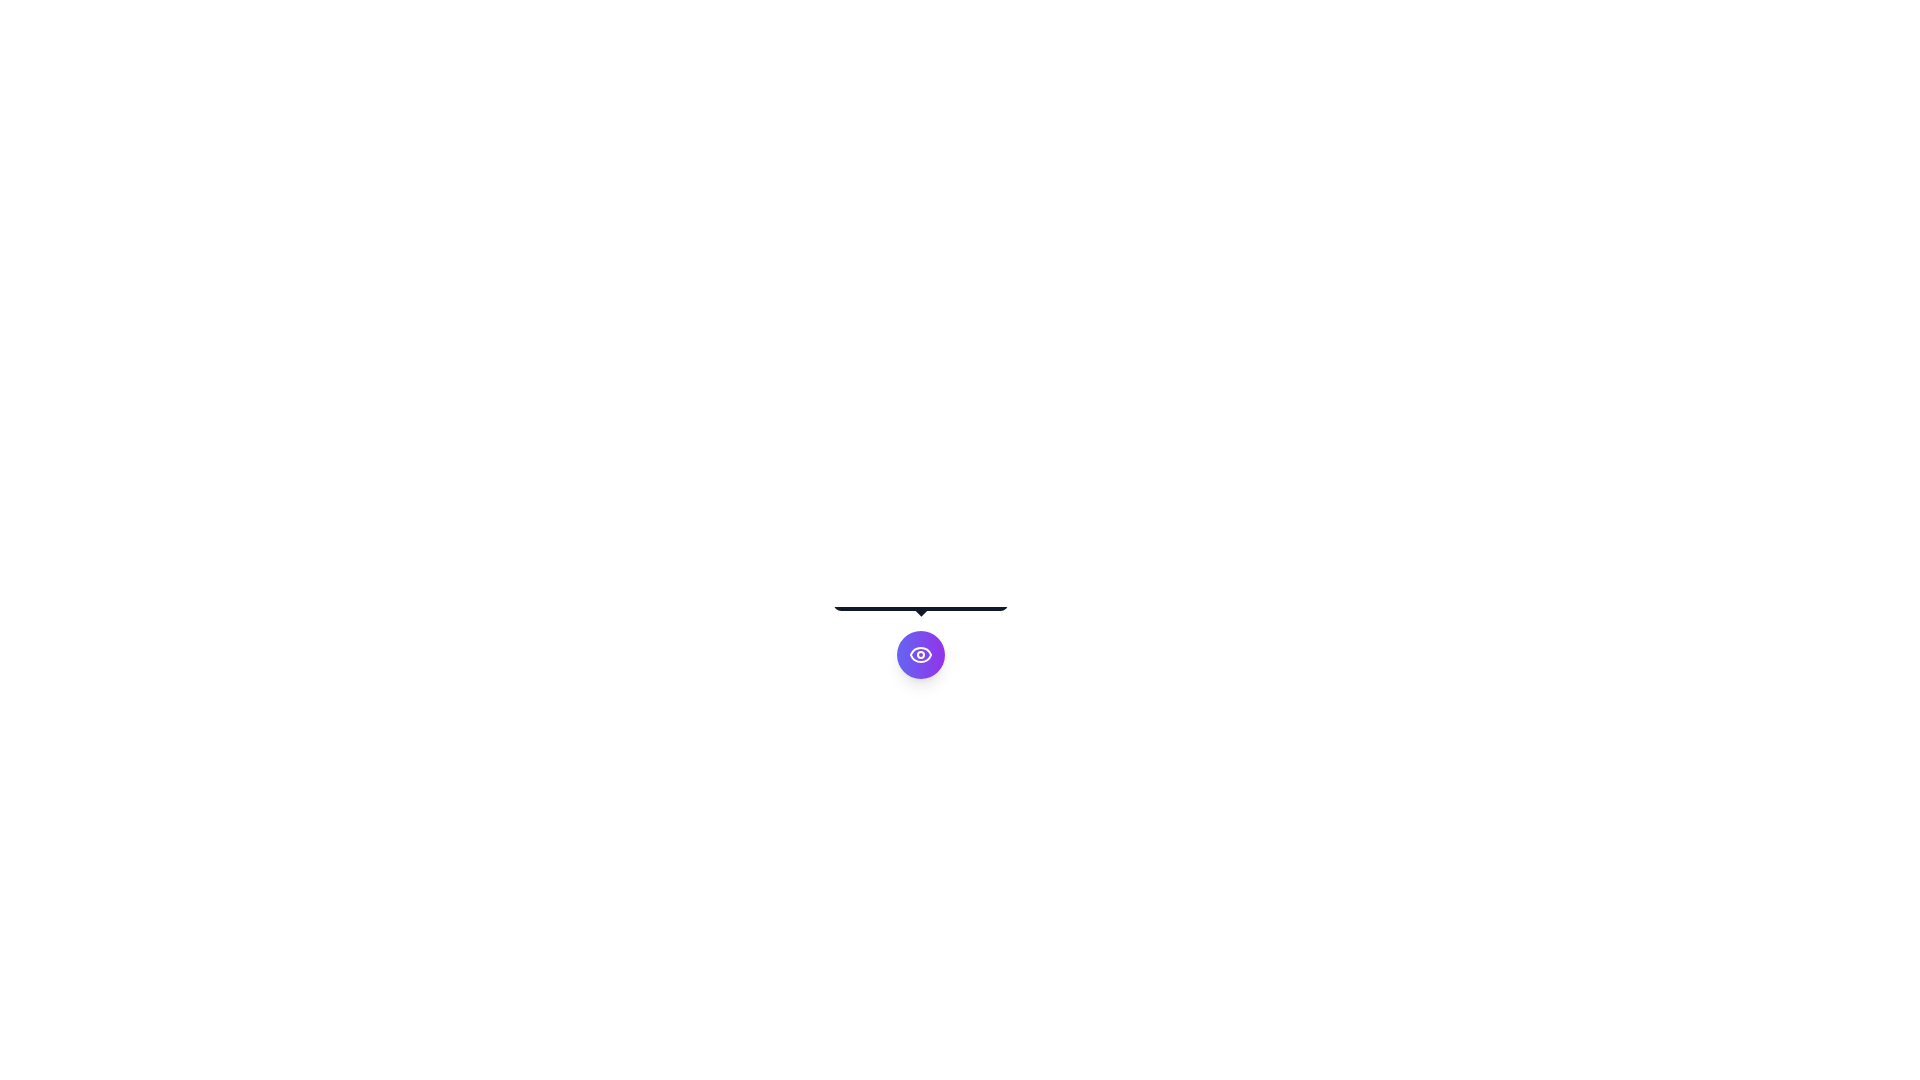 This screenshot has width=1920, height=1080. I want to click on the circular button with a gradient background and an eye icon in the center, so click(920, 655).